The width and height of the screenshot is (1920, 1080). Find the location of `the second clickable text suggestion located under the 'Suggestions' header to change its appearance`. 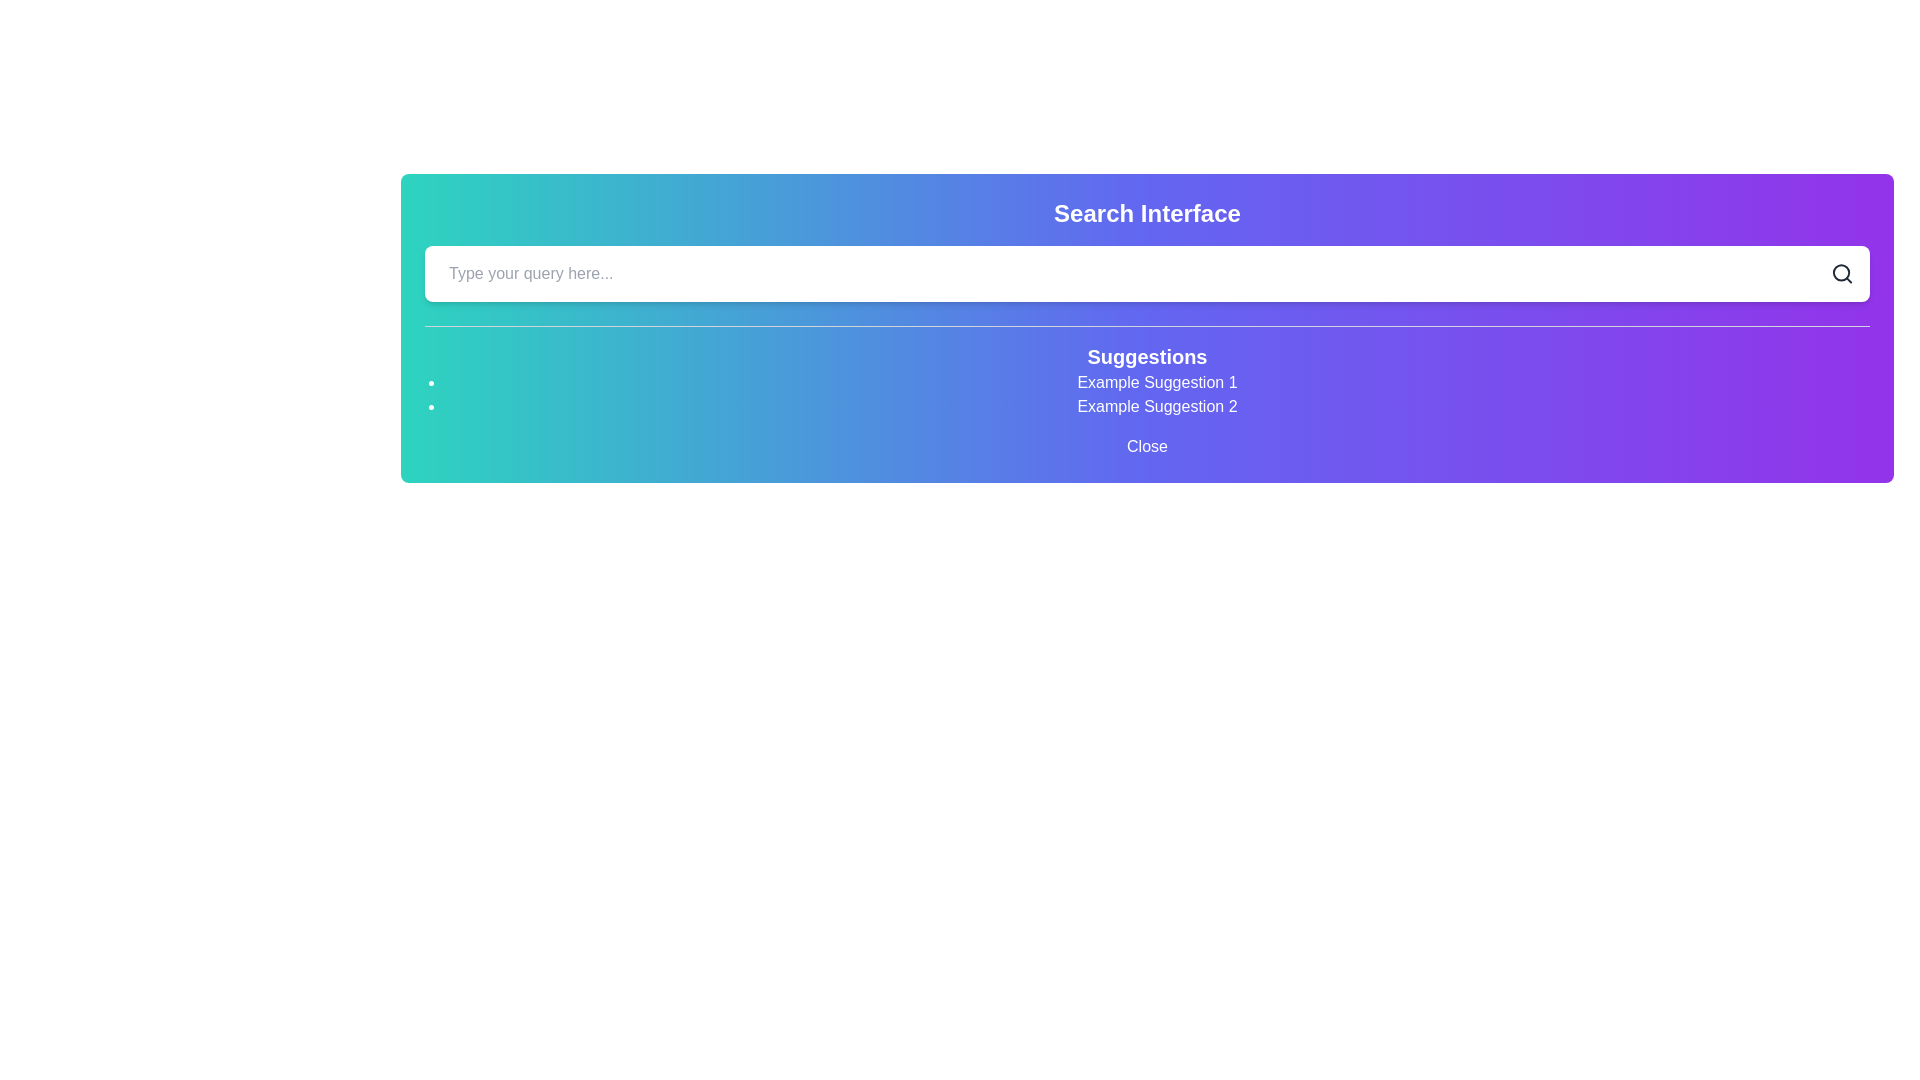

the second clickable text suggestion located under the 'Suggestions' header to change its appearance is located at coordinates (1157, 406).